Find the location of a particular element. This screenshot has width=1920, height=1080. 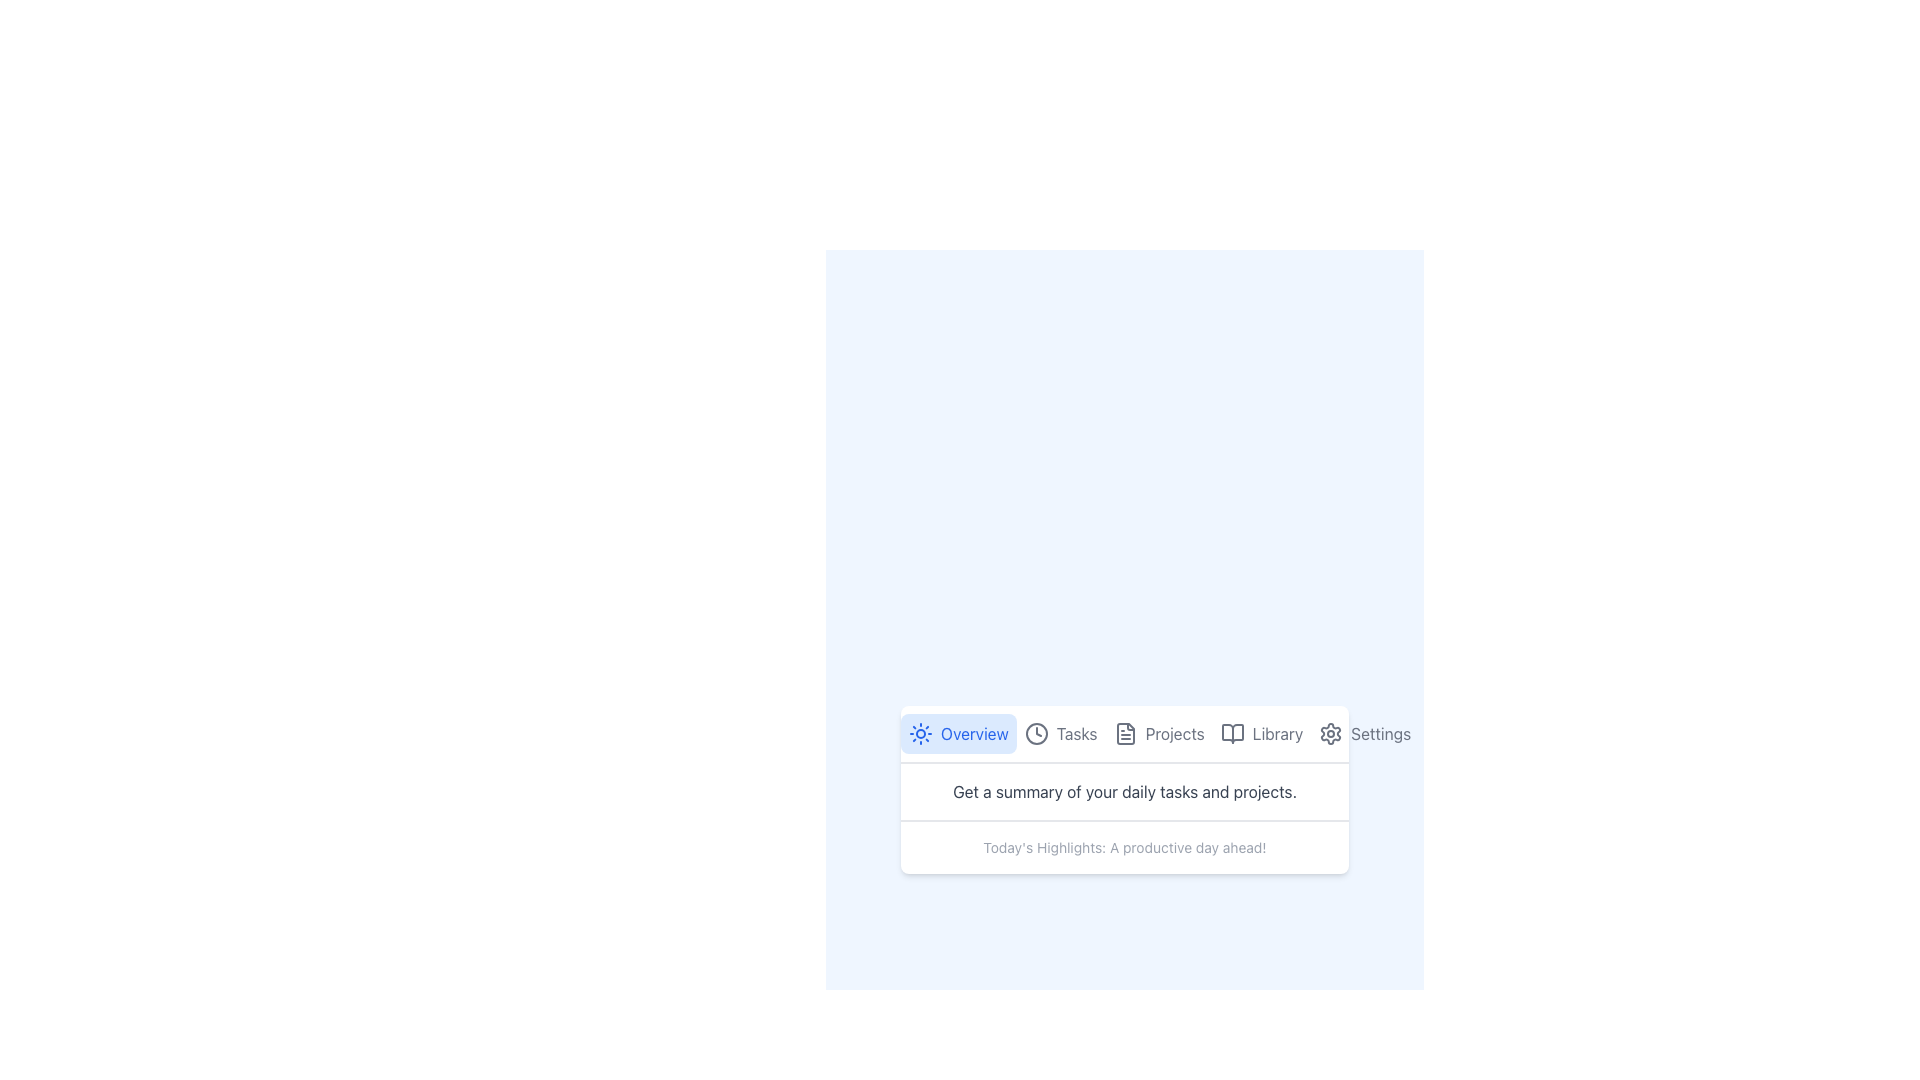

the cogwheel icon located at the far-right side of the horizontal navigation bar is located at coordinates (1331, 733).